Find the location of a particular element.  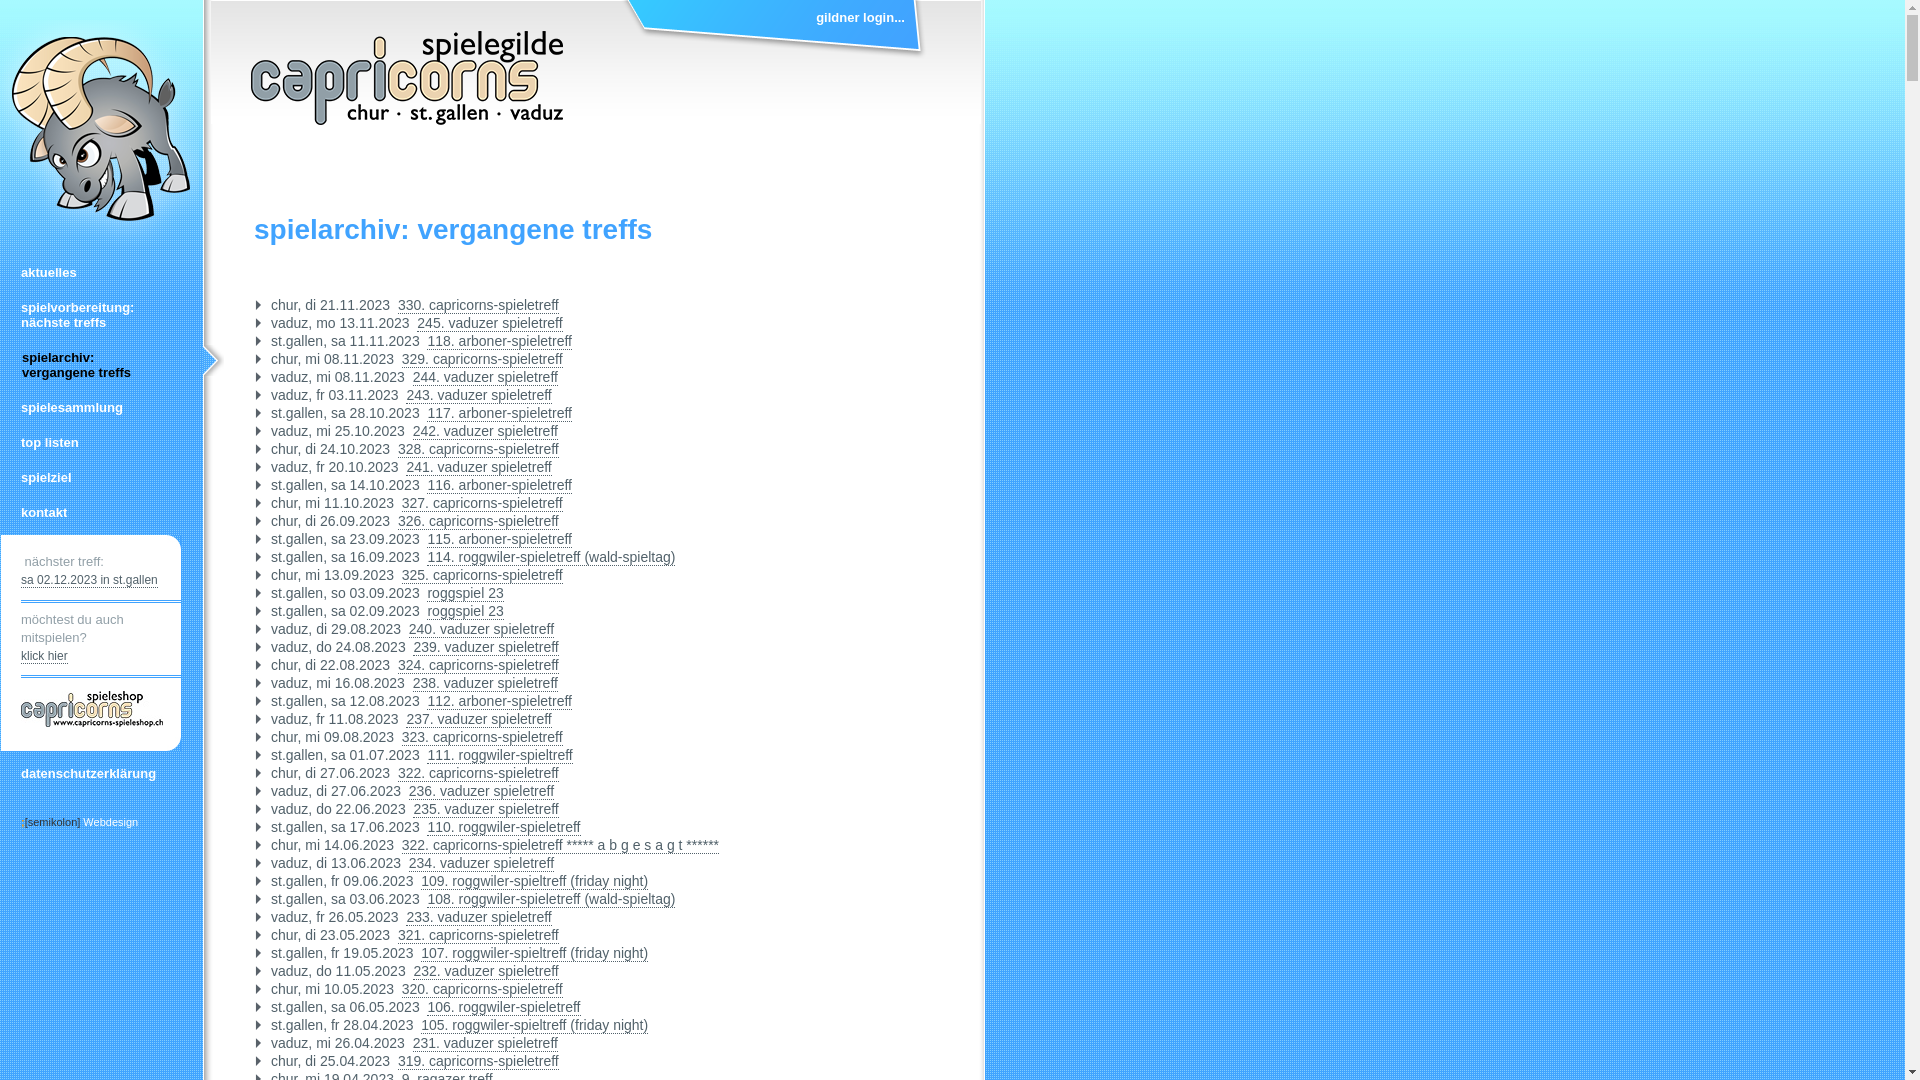

'245. vaduzer spieletreff' is located at coordinates (489, 322).